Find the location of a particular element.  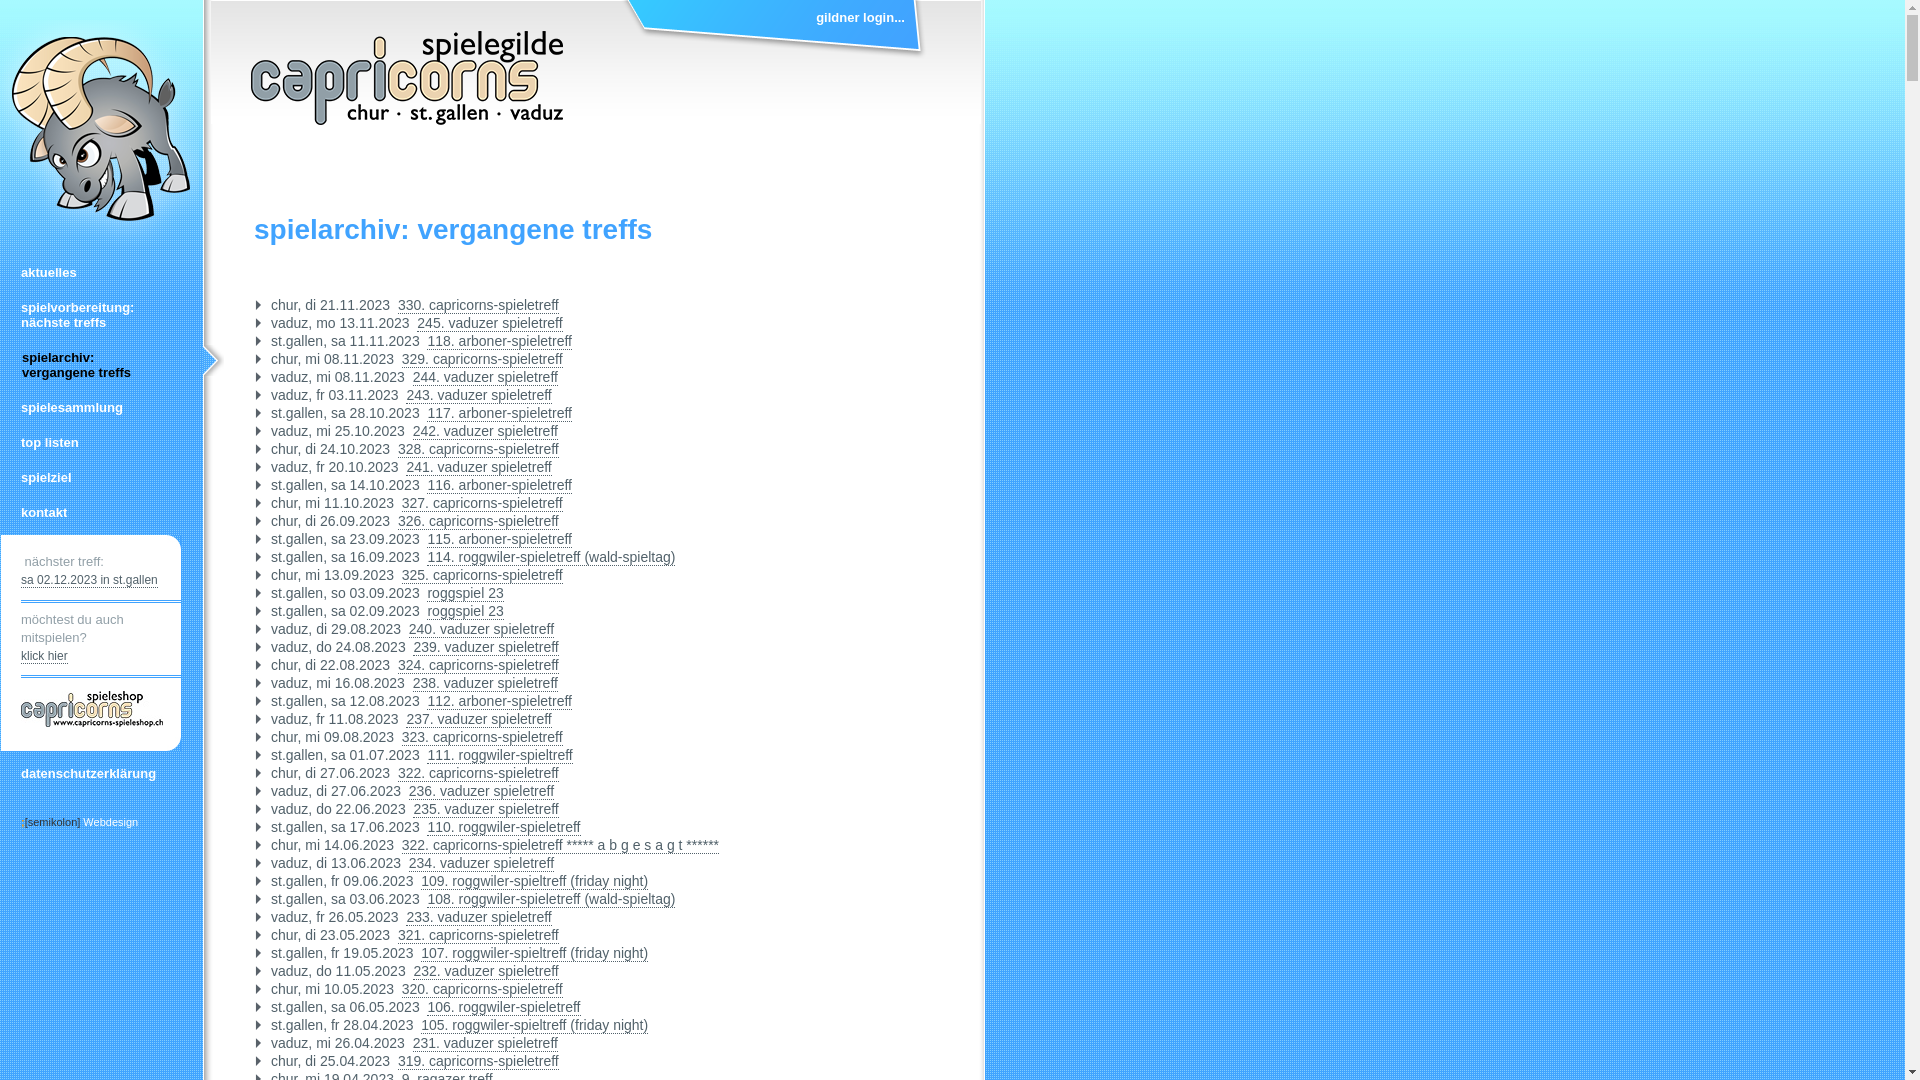

'245. vaduzer spieletreff' is located at coordinates (489, 322).